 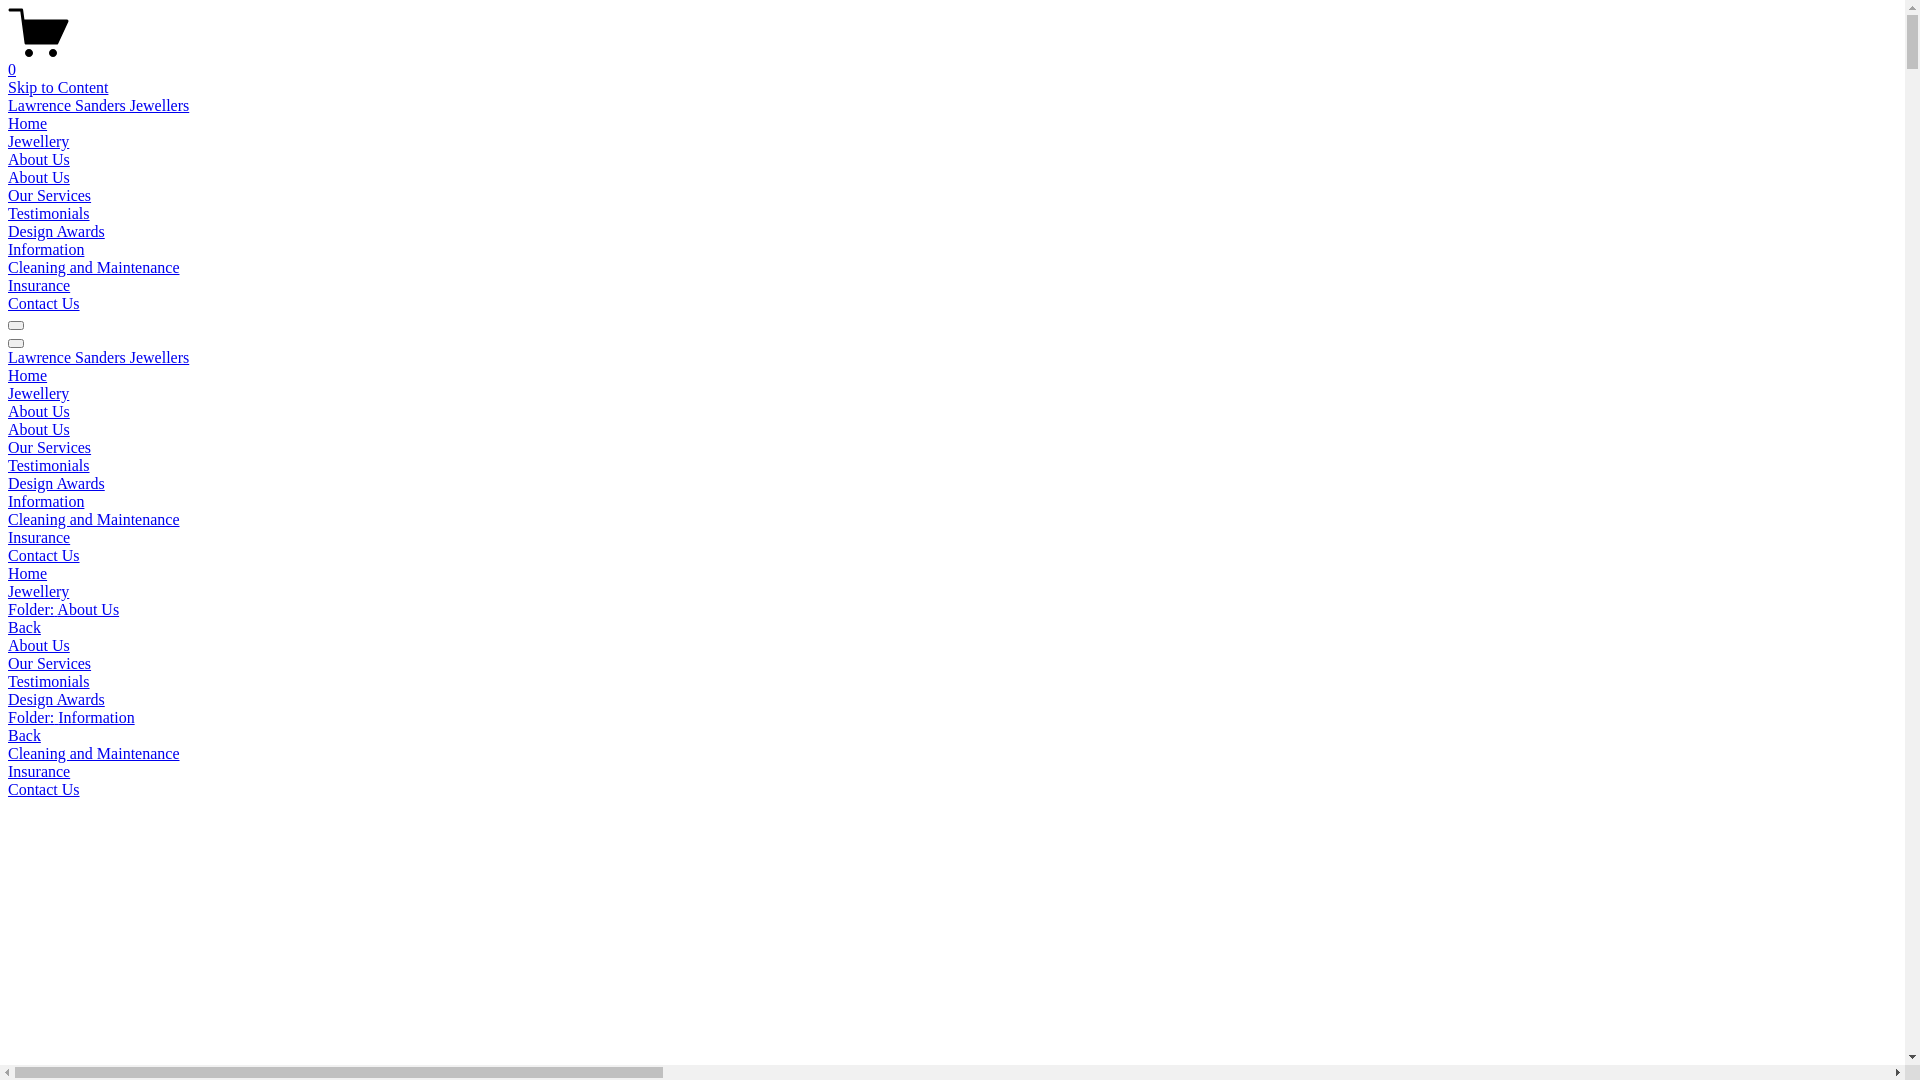 What do you see at coordinates (38, 158) in the screenshot?
I see `'About Us'` at bounding box center [38, 158].